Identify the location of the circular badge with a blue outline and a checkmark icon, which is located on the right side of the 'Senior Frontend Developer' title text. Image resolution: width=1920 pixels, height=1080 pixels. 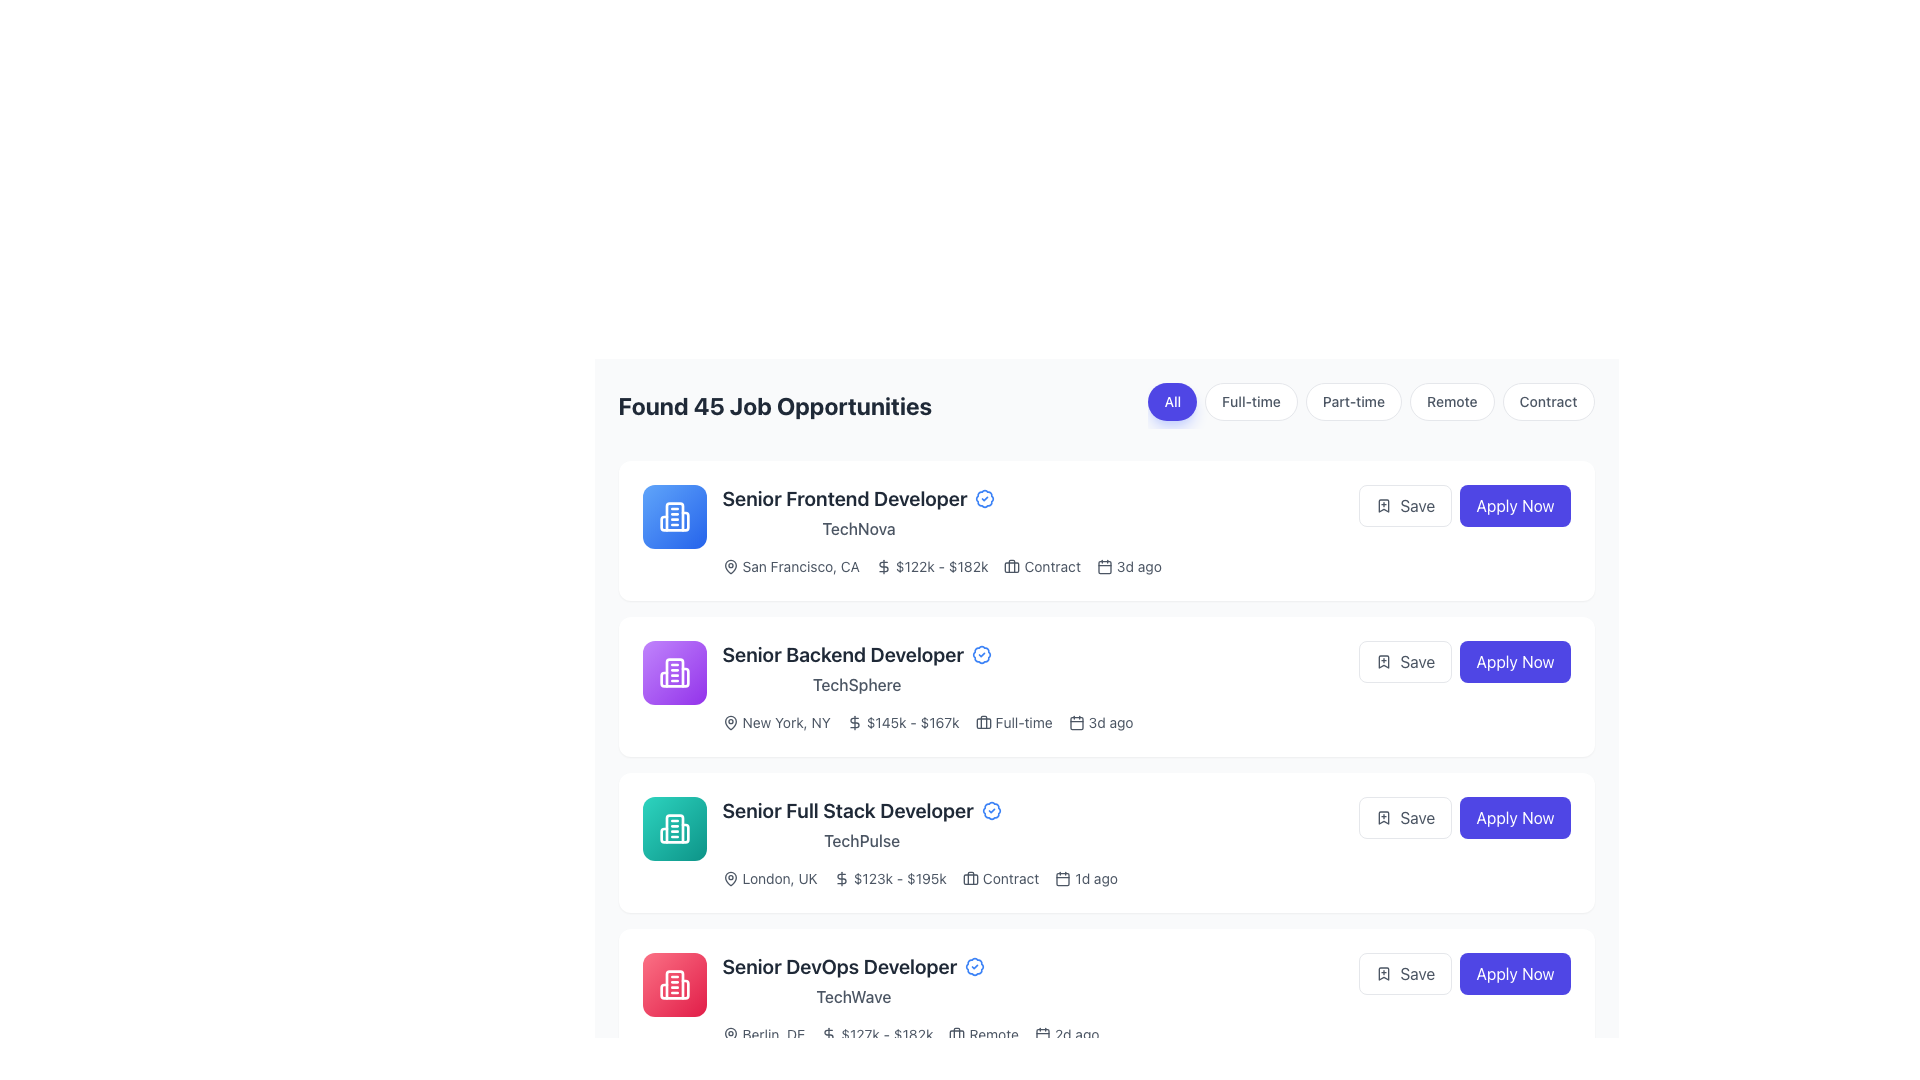
(985, 497).